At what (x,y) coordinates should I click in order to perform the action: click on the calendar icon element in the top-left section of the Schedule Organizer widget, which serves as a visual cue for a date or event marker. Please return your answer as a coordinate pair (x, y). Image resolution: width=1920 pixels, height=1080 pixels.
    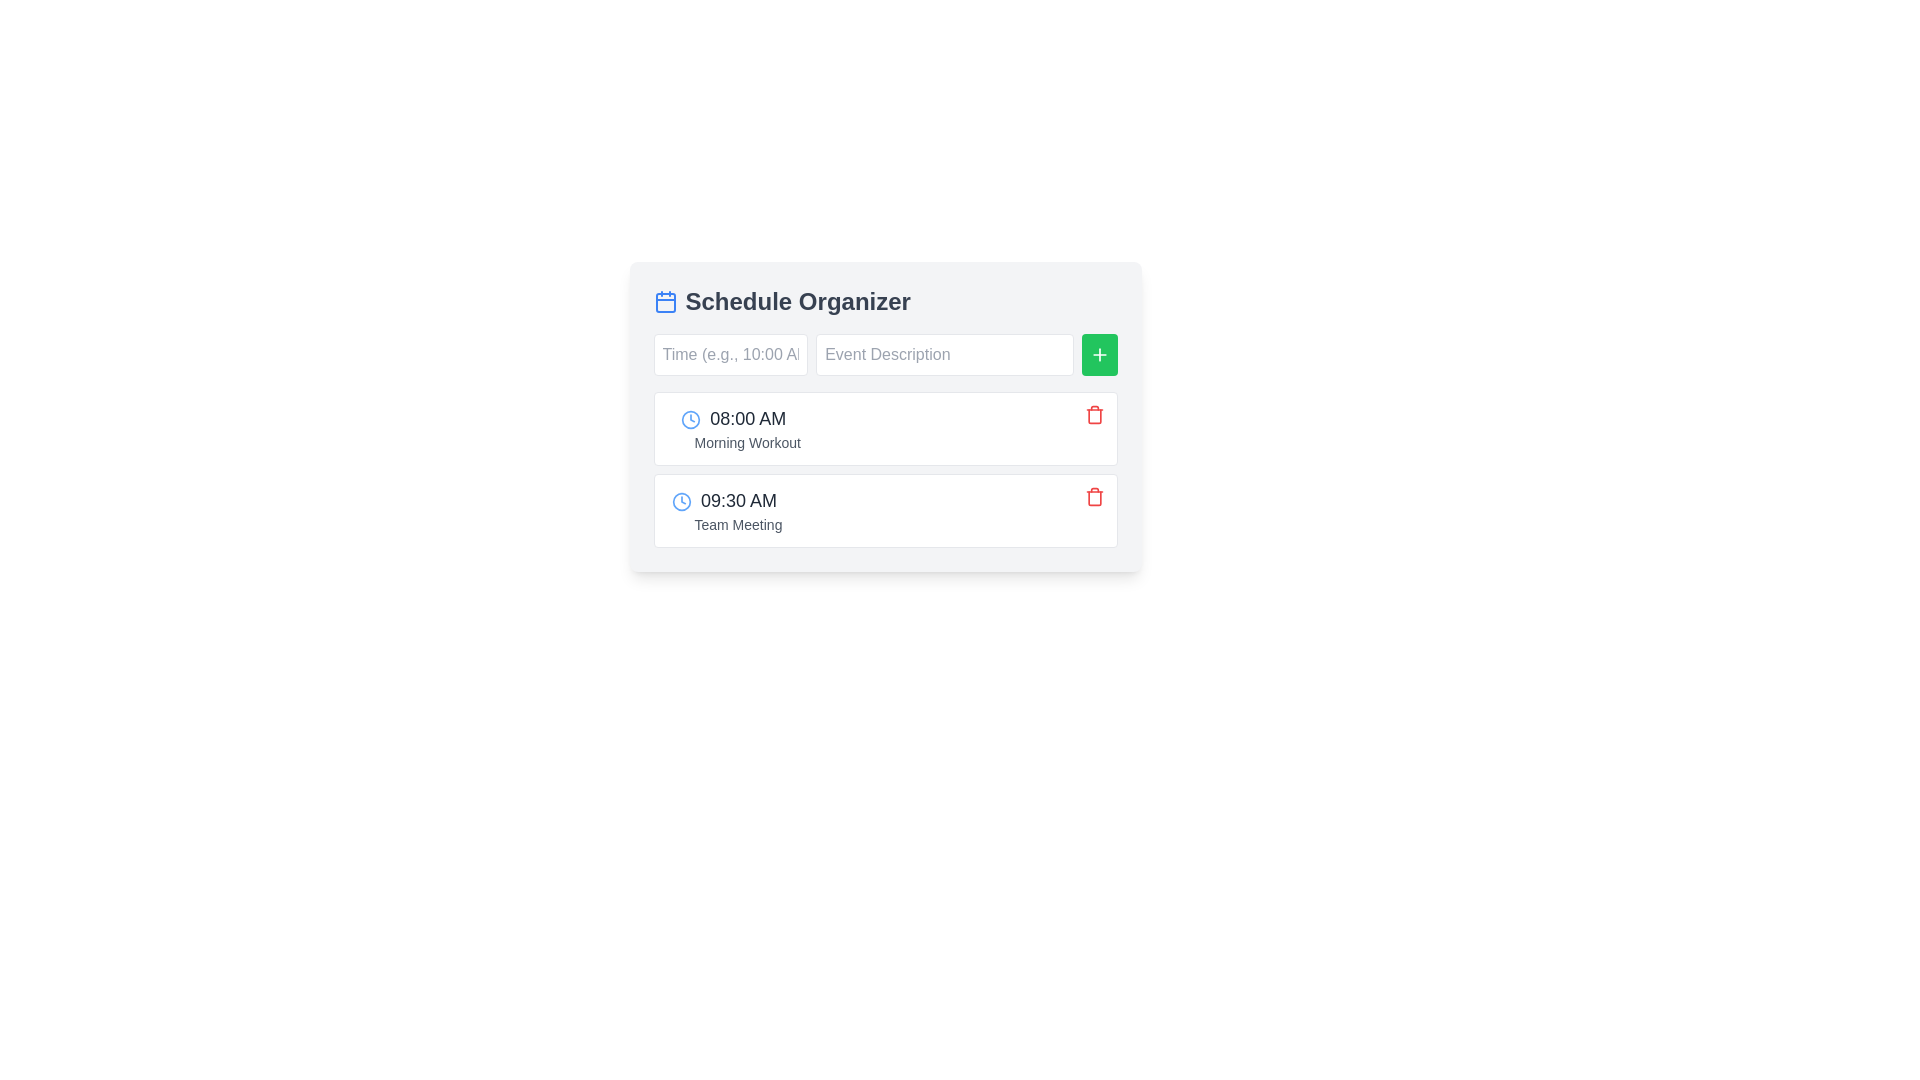
    Looking at the image, I should click on (665, 303).